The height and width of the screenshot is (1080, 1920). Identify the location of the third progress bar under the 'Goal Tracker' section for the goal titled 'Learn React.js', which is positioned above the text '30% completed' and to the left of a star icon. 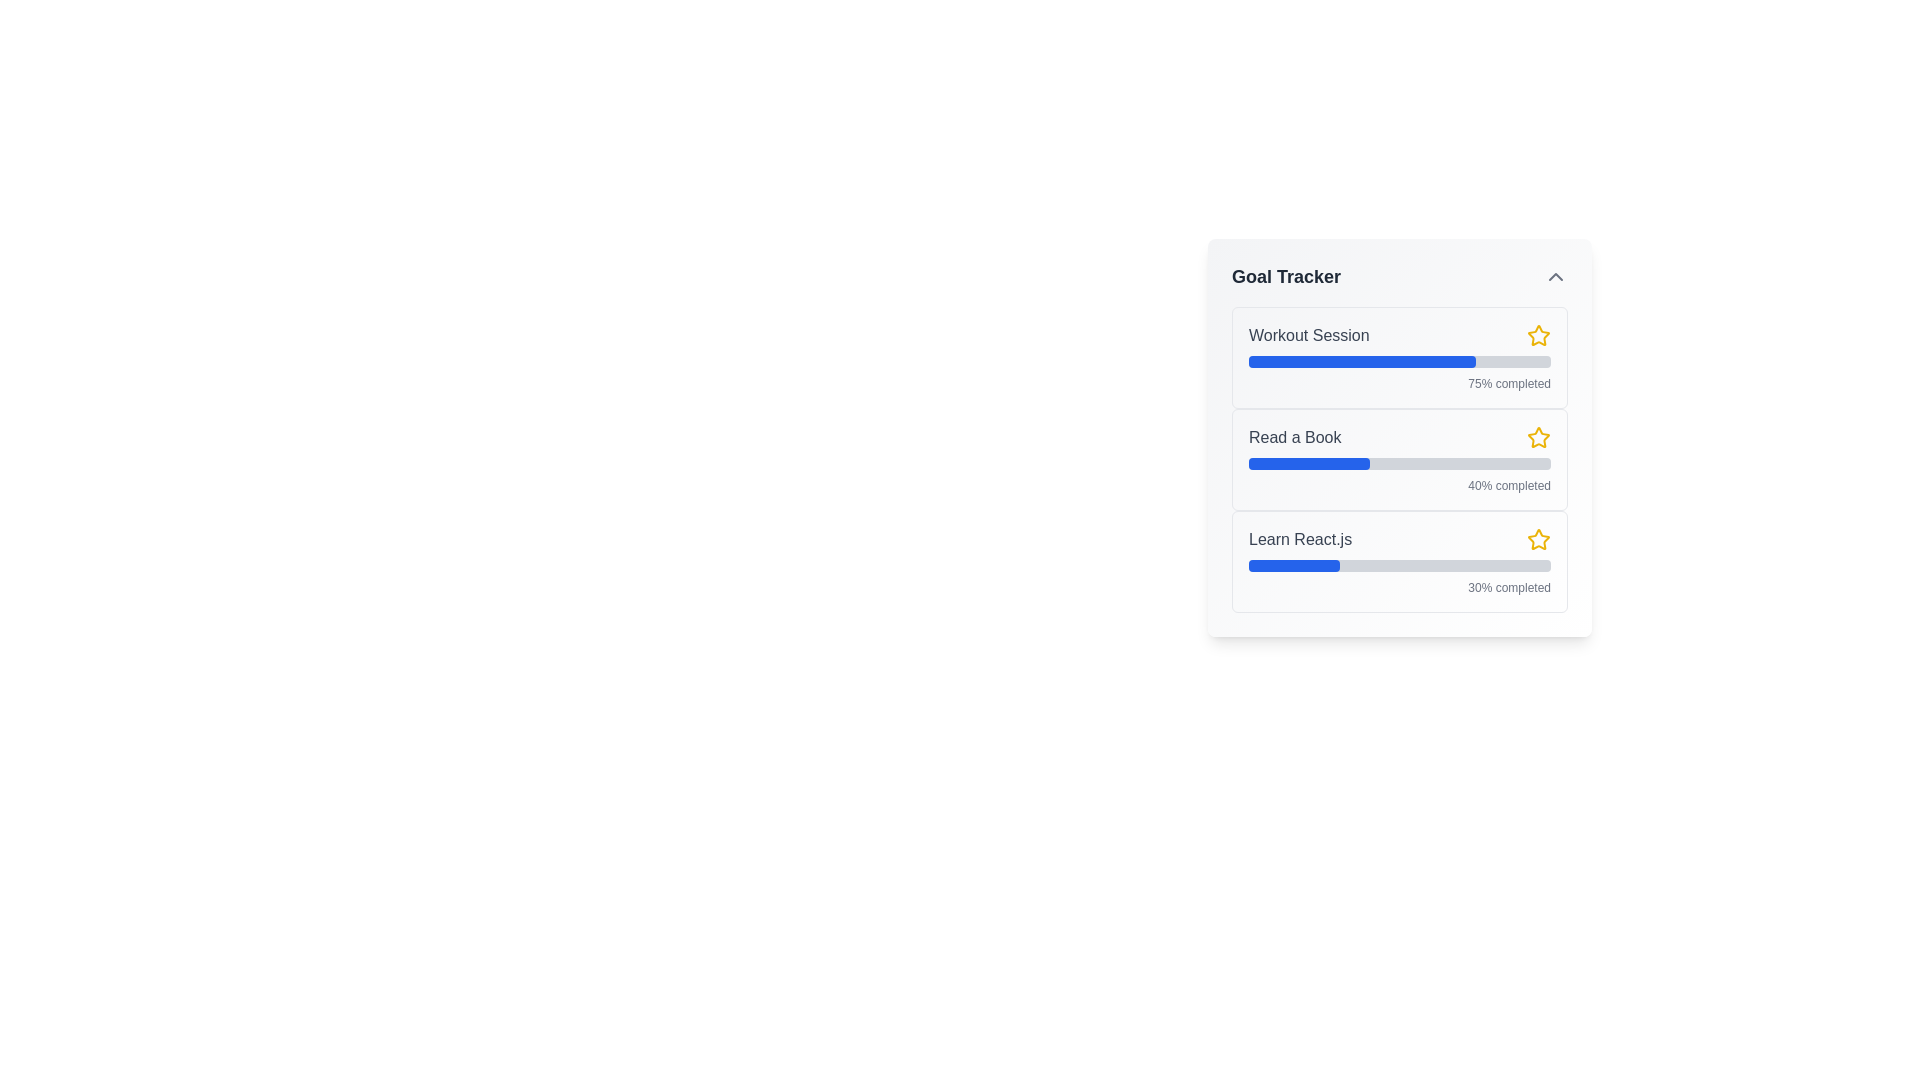
(1399, 566).